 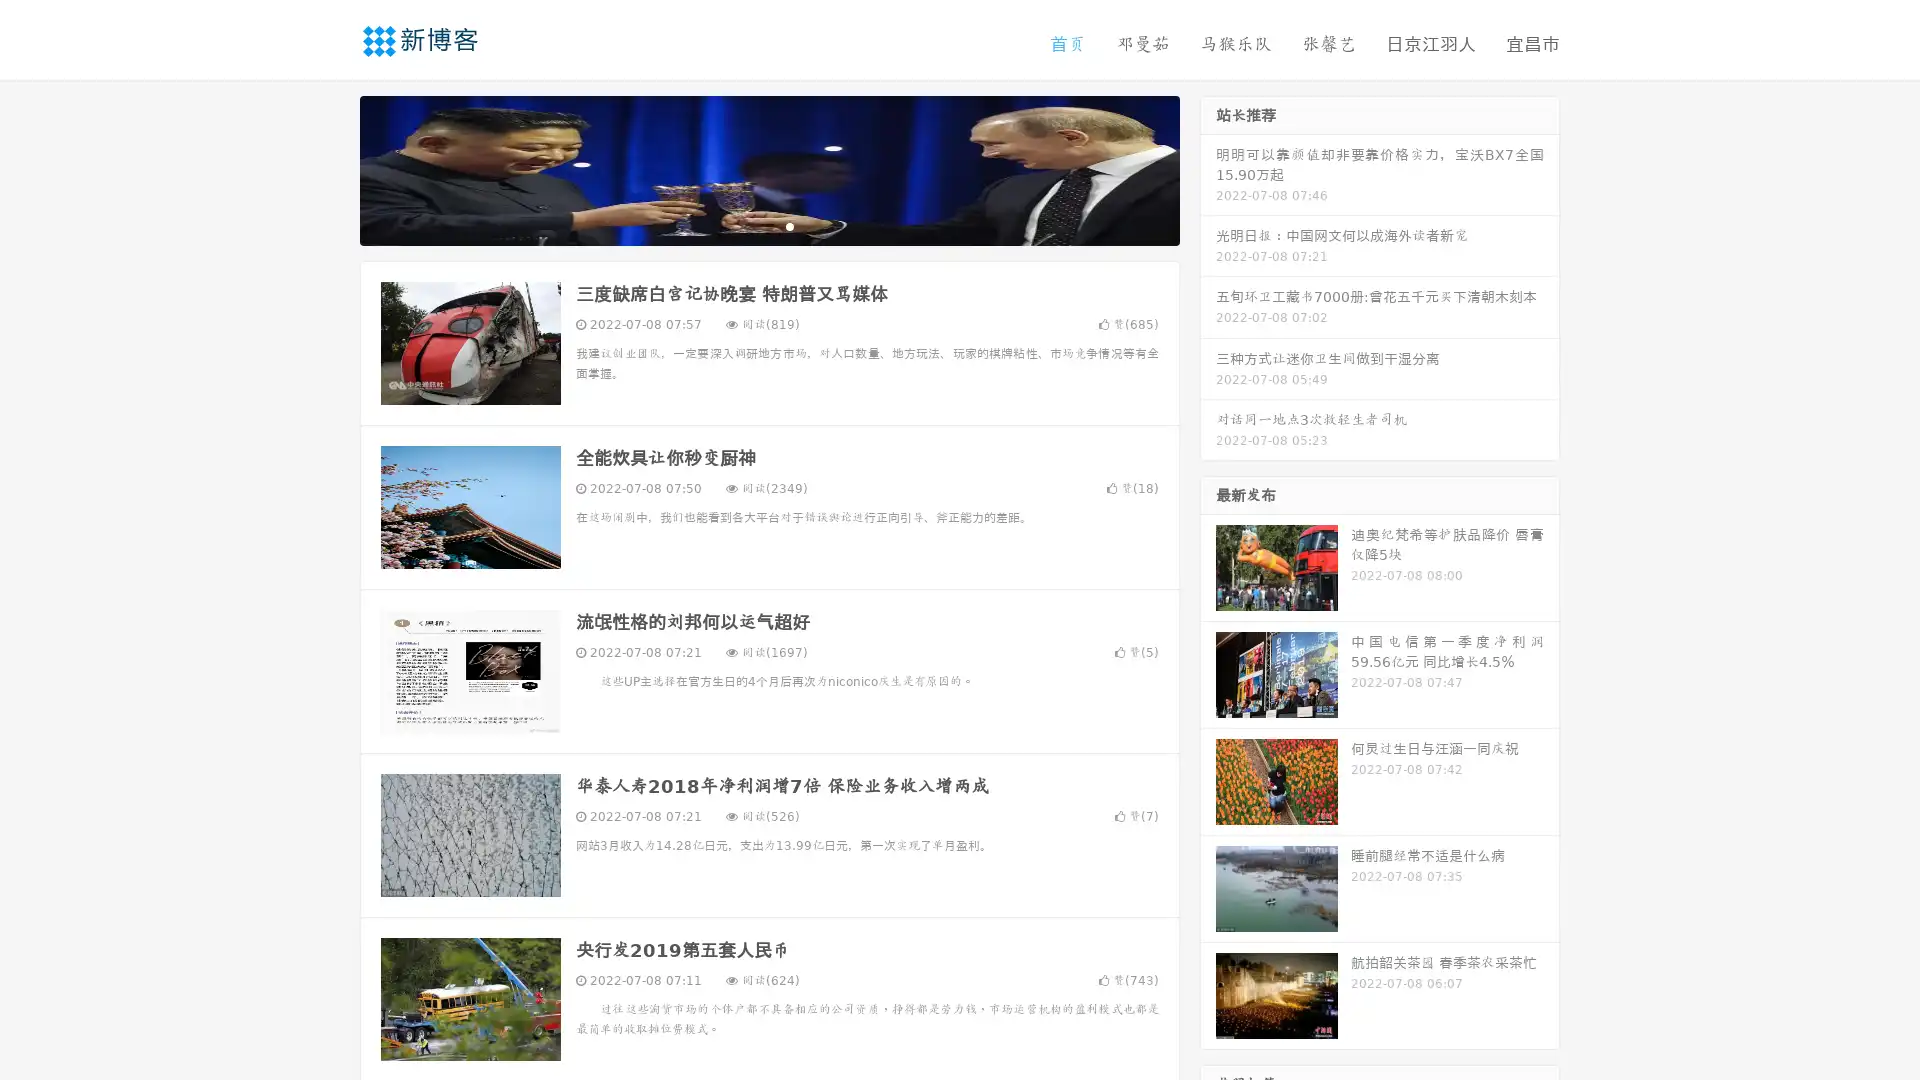 I want to click on Go to slide 1, so click(x=748, y=225).